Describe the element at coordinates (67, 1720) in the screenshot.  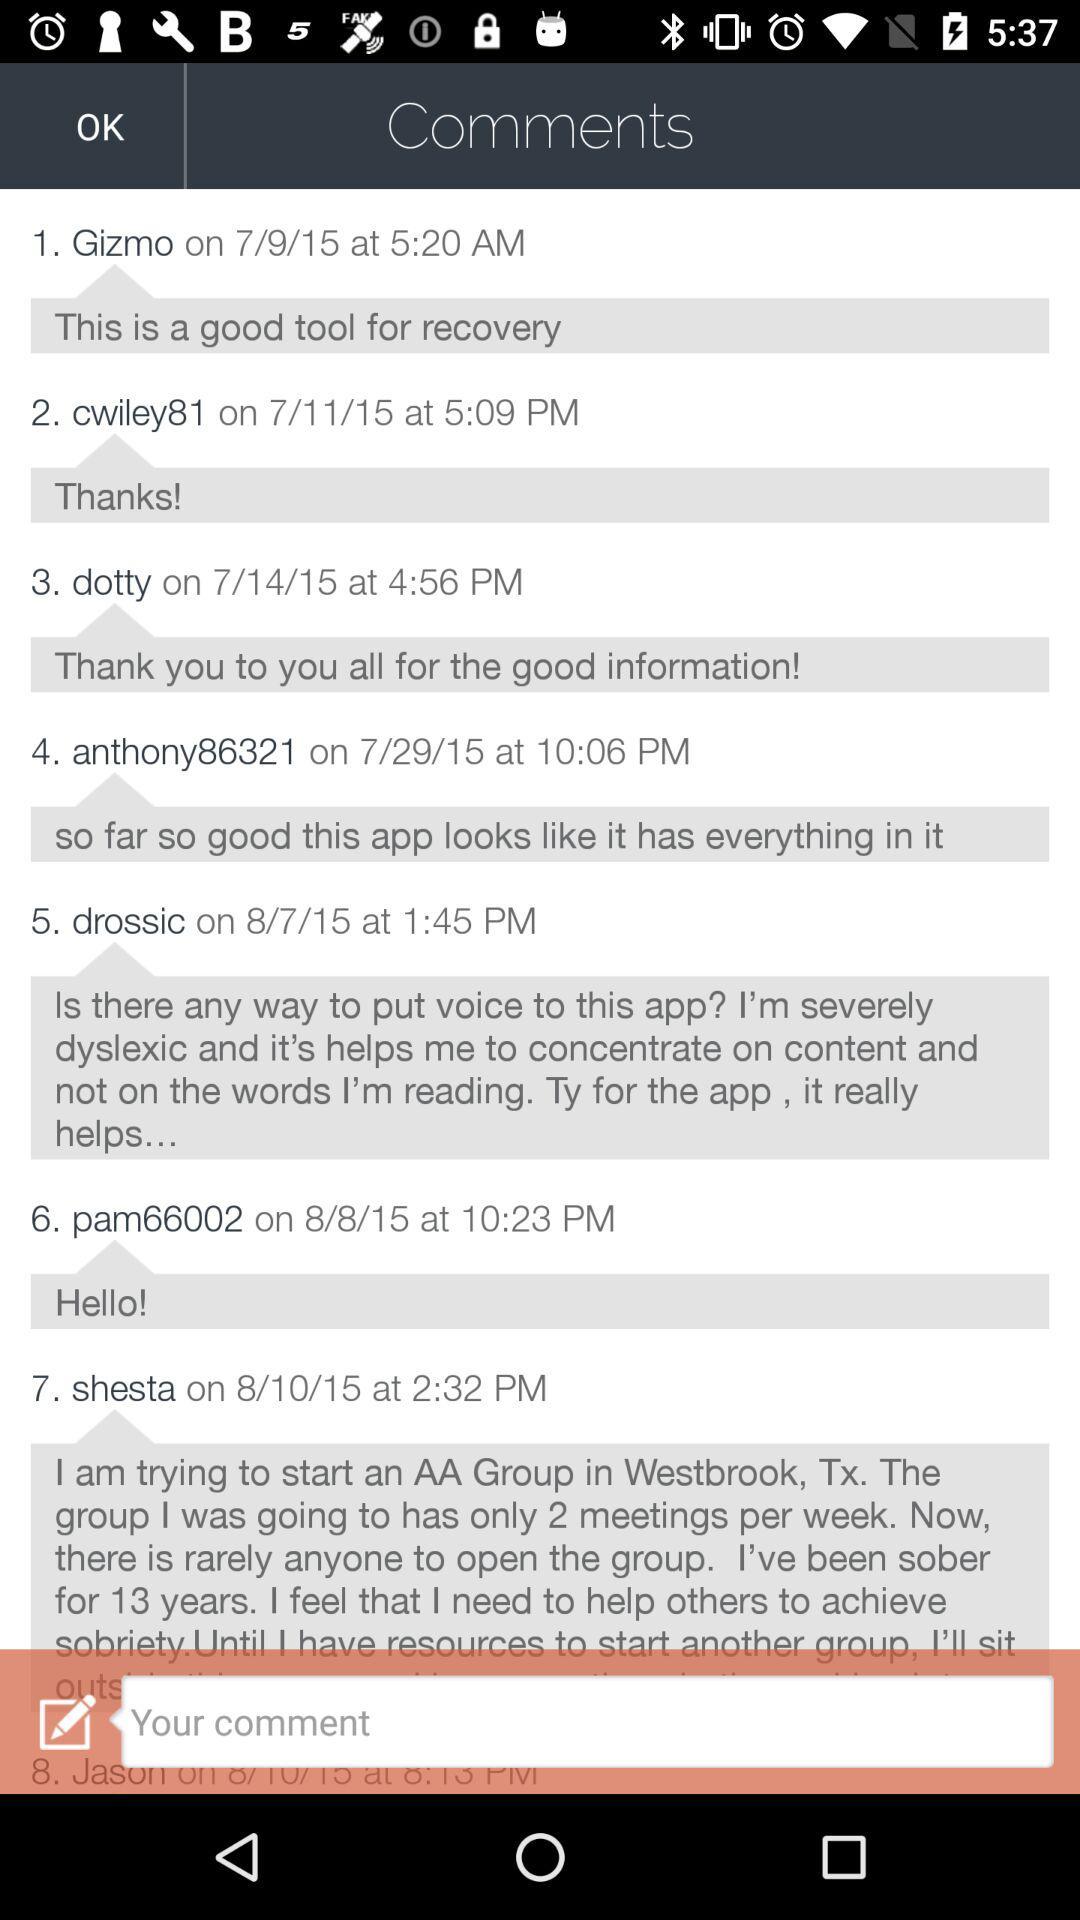
I see `the icon beside your comment` at that location.